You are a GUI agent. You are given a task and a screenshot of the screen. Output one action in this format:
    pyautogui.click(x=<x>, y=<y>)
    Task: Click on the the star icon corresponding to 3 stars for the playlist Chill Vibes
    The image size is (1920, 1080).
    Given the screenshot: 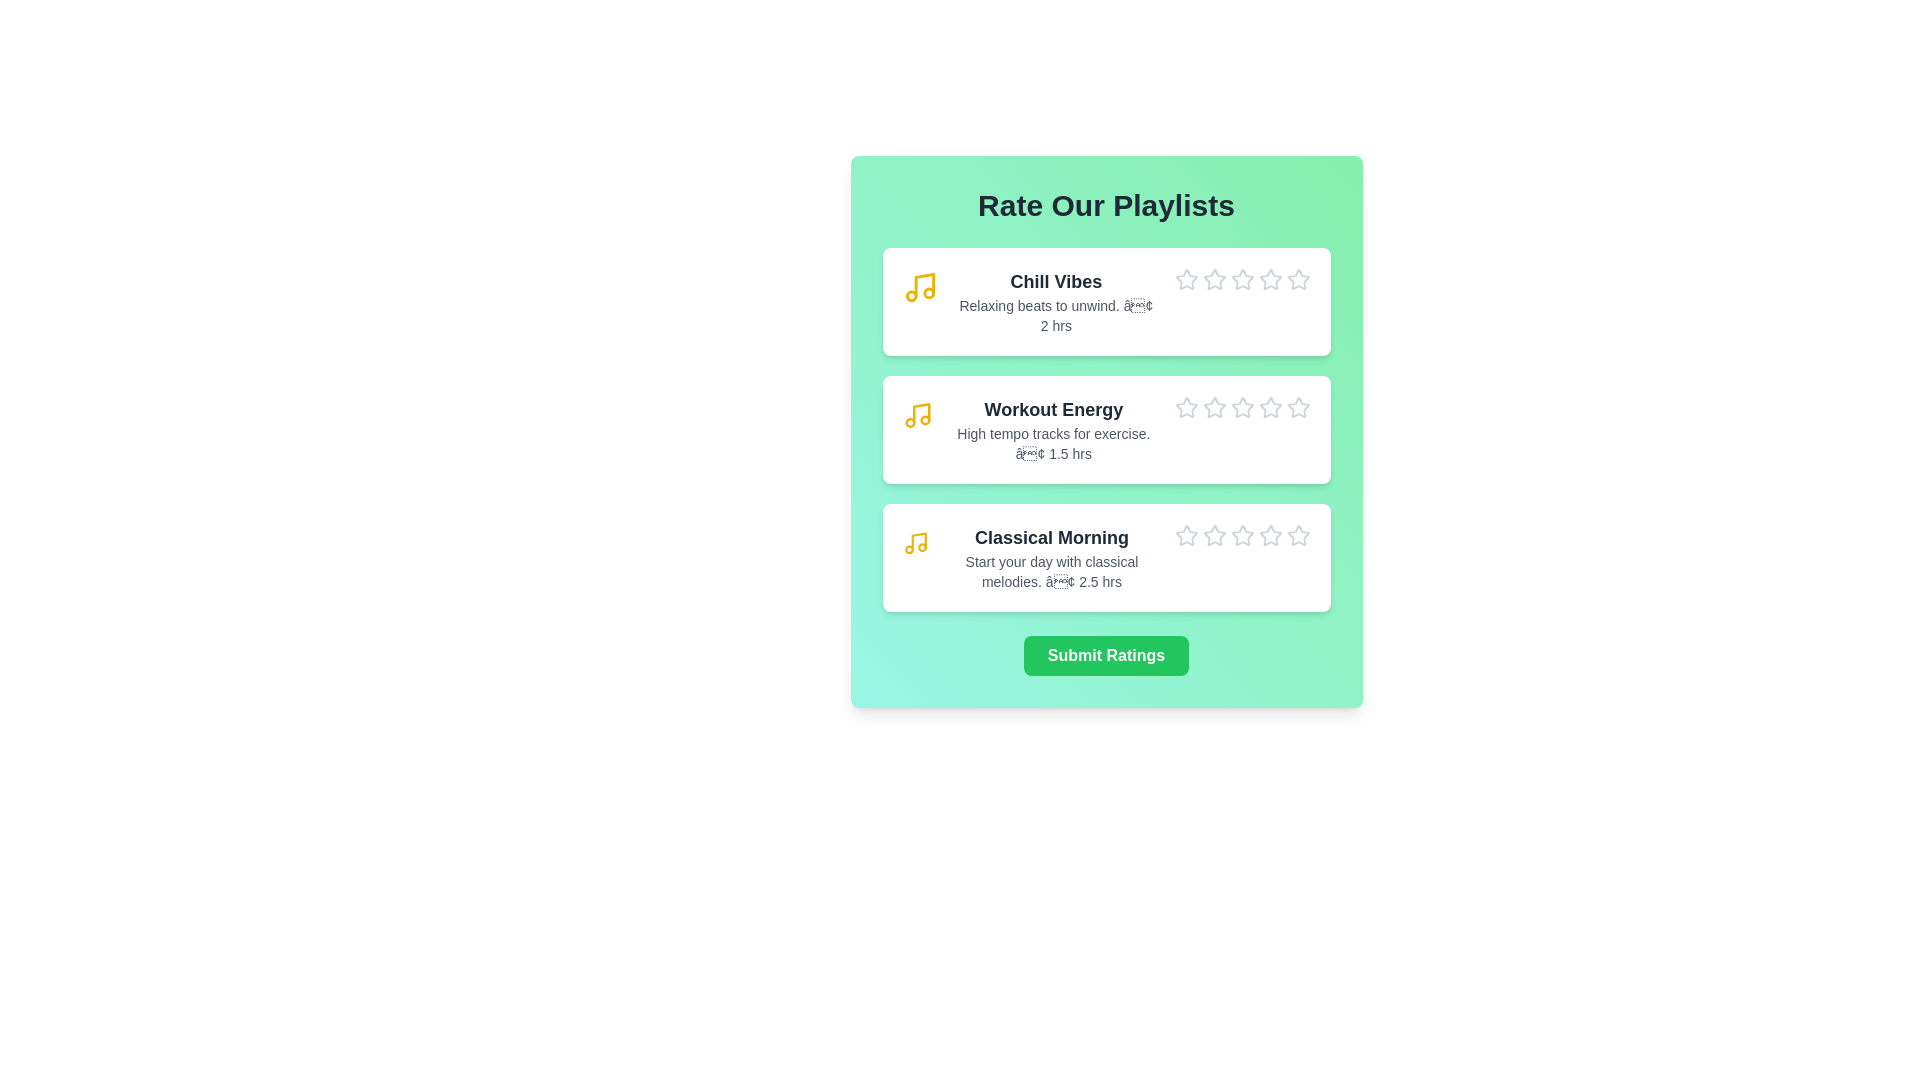 What is the action you would take?
    pyautogui.click(x=1229, y=266)
    